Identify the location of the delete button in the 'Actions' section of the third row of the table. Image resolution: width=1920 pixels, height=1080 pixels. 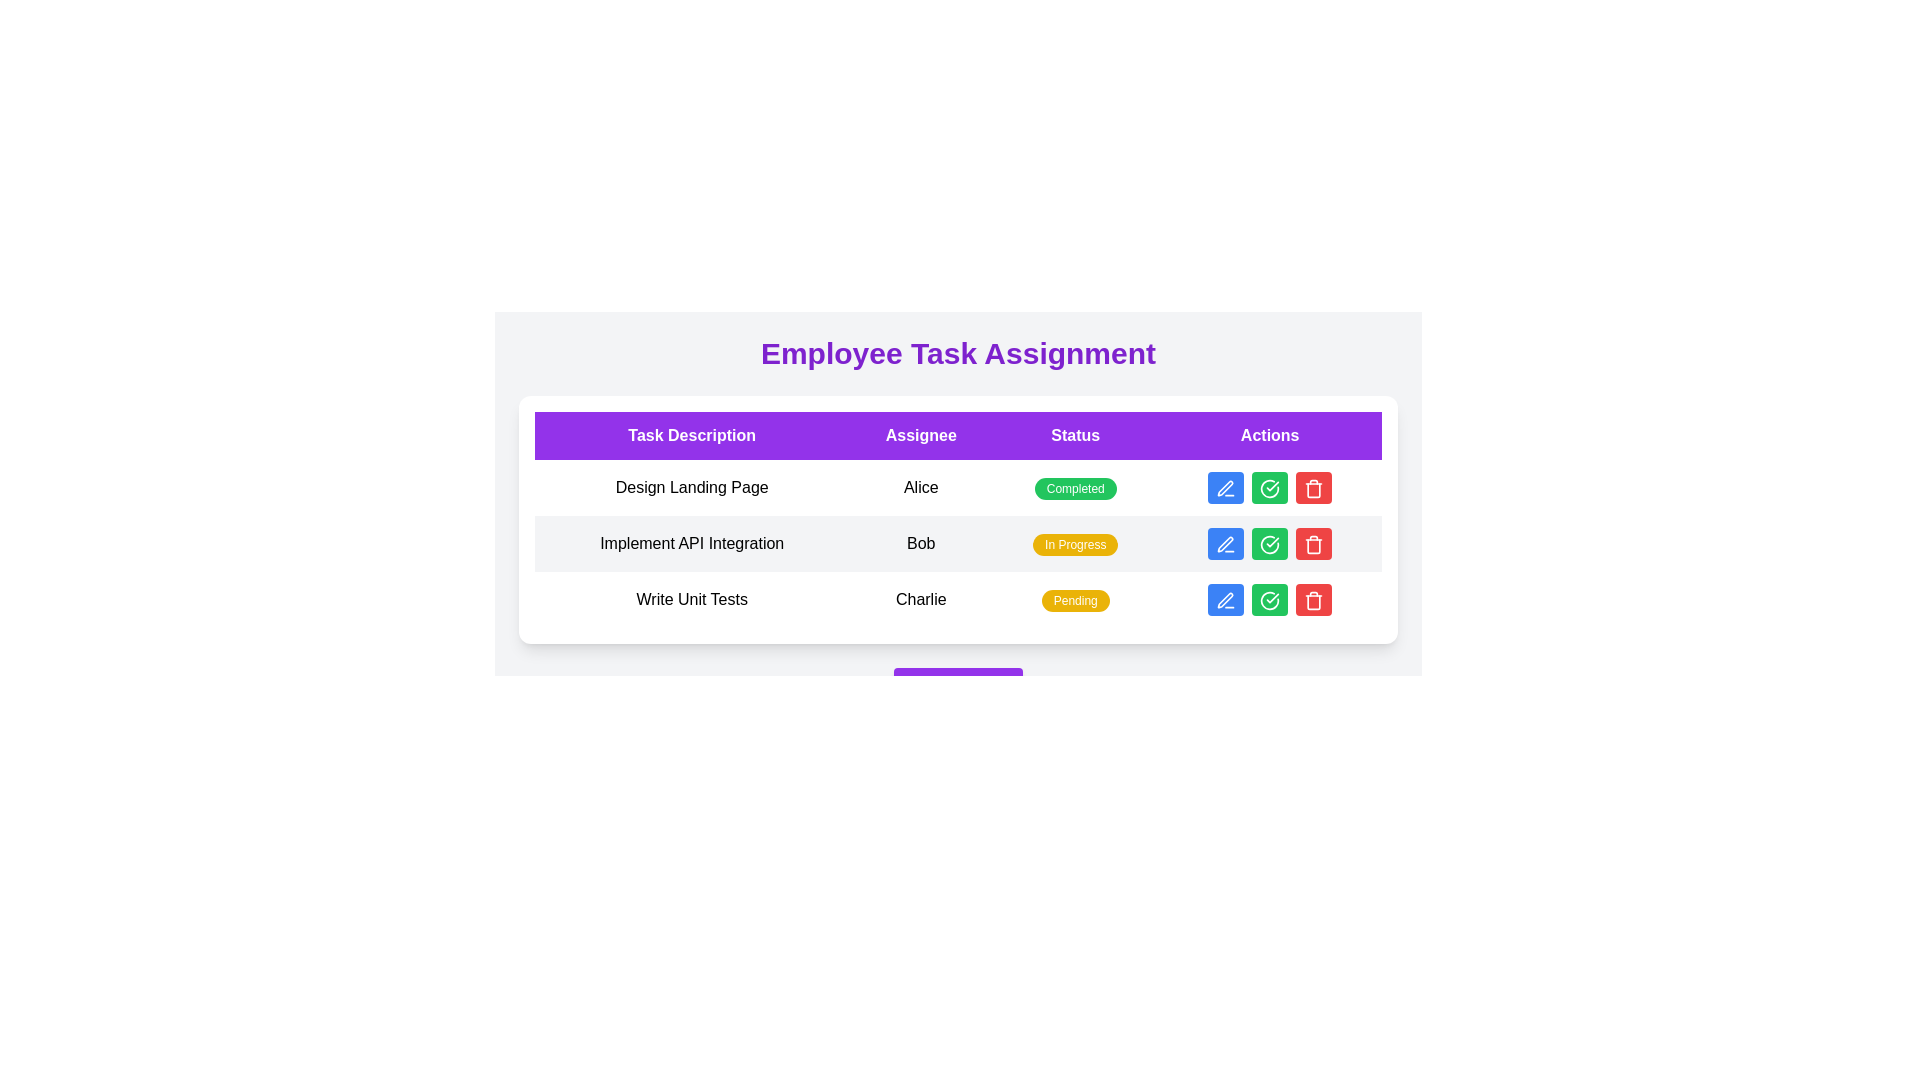
(1314, 488).